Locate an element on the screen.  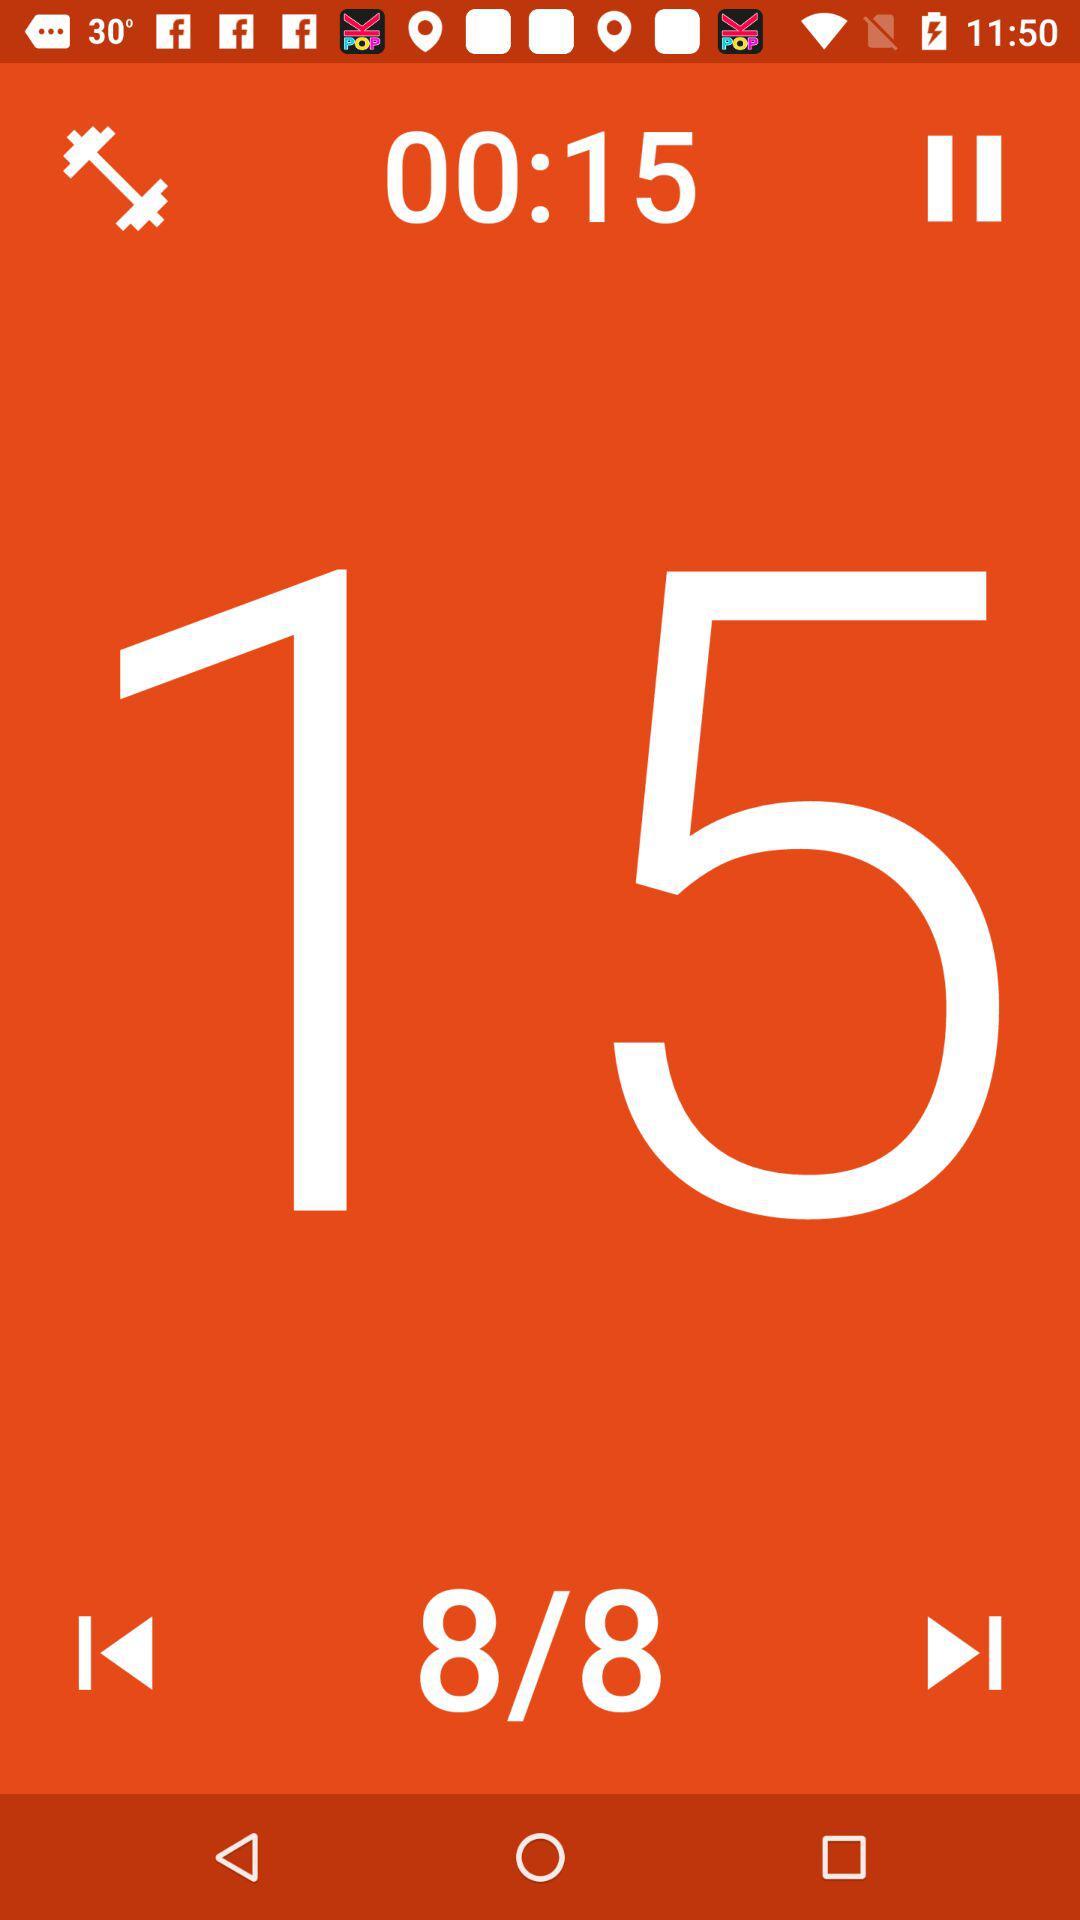
the skip_previous icon is located at coordinates (115, 1652).